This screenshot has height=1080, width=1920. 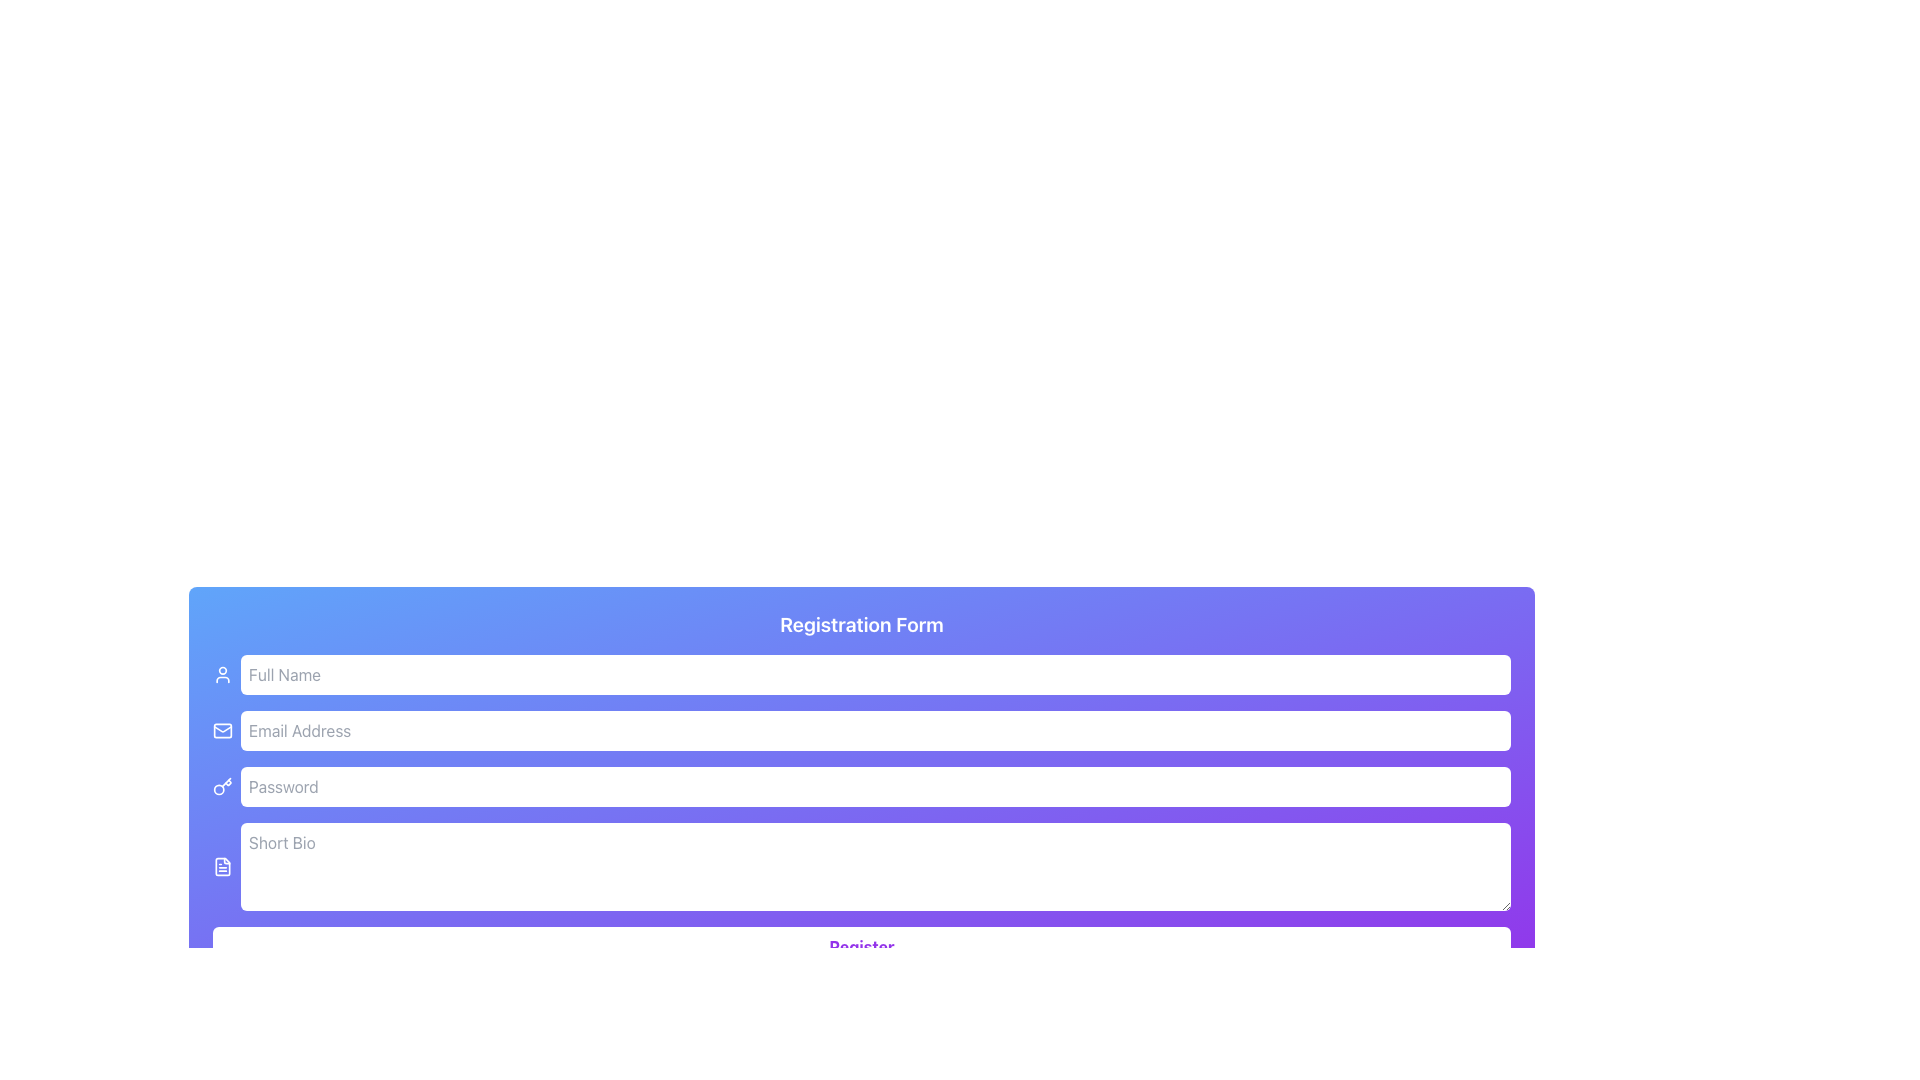 What do you see at coordinates (222, 675) in the screenshot?
I see `the user icon, which is a minimalist human figure styled in white within a small square area, located to the left of the input field with the placeholder 'Full Name'` at bounding box center [222, 675].